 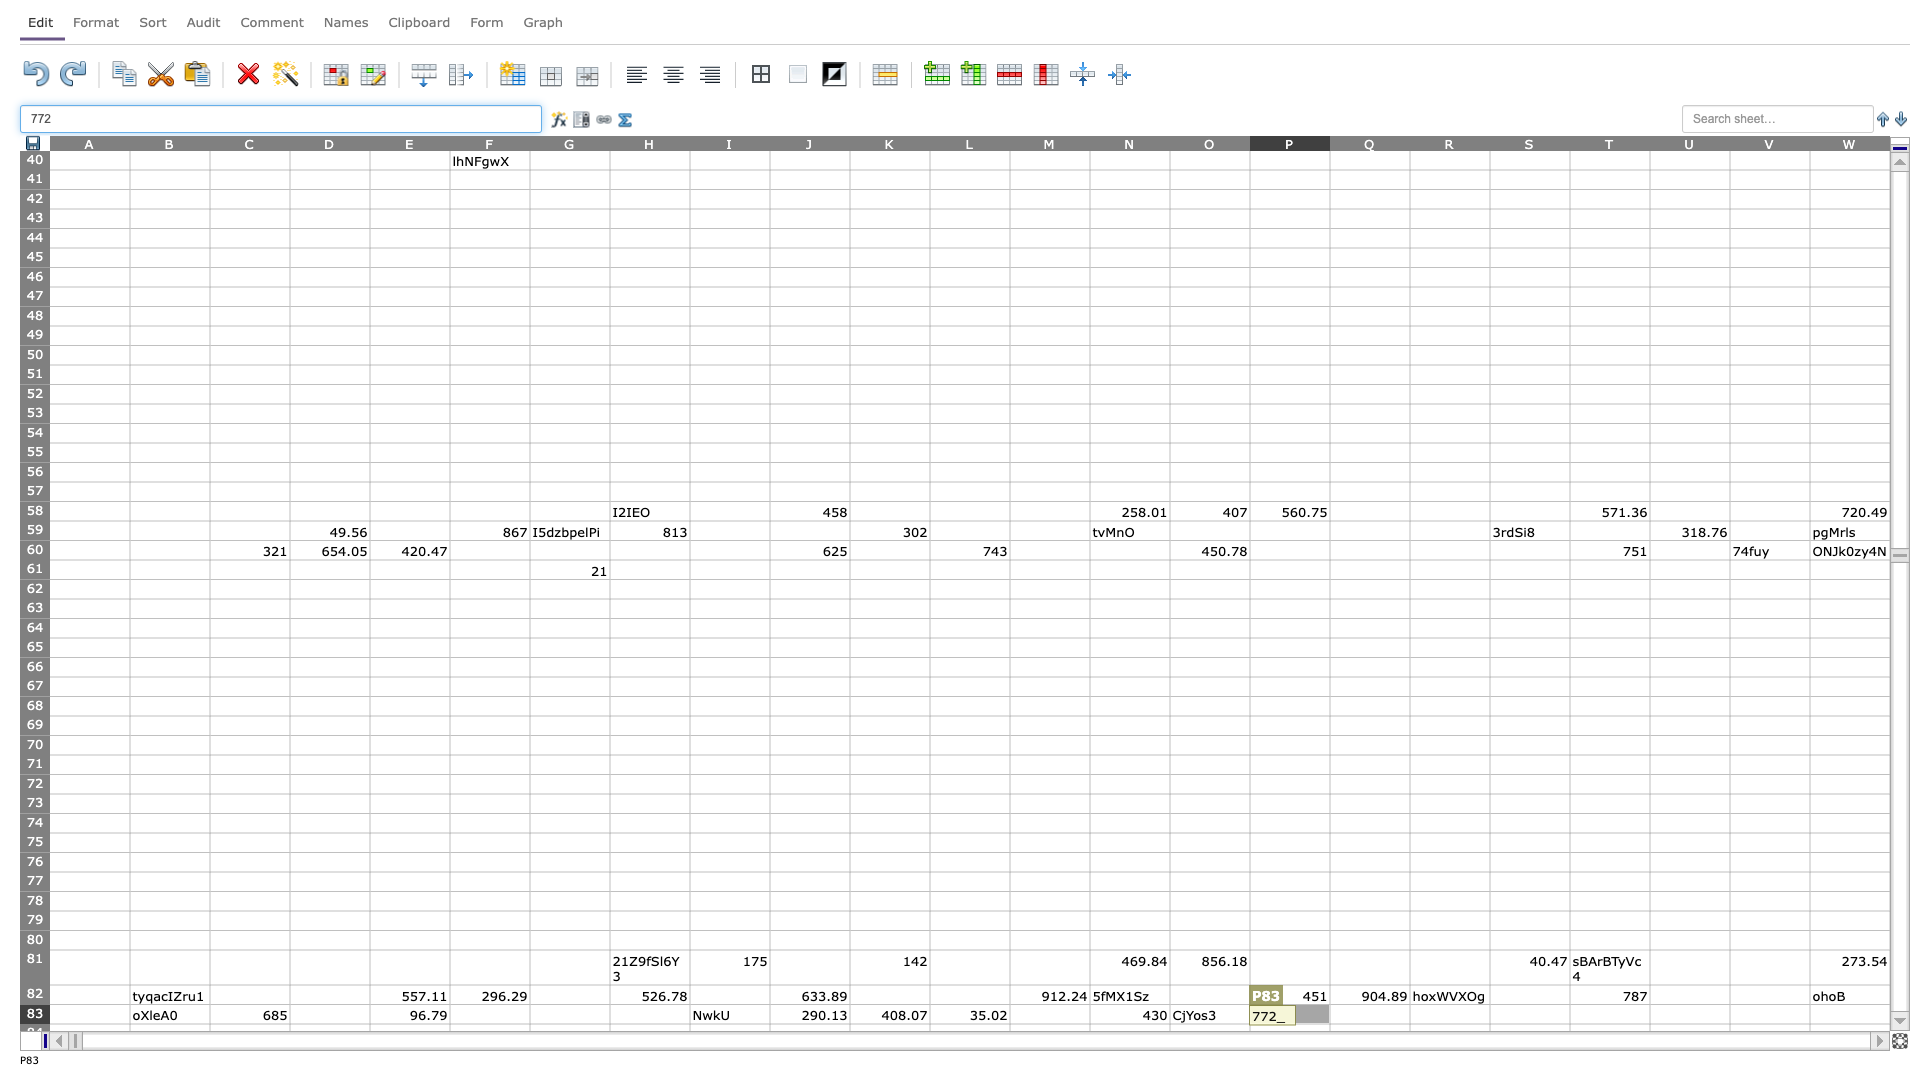 I want to click on right edge of Q83, so click(x=1409, y=1014).